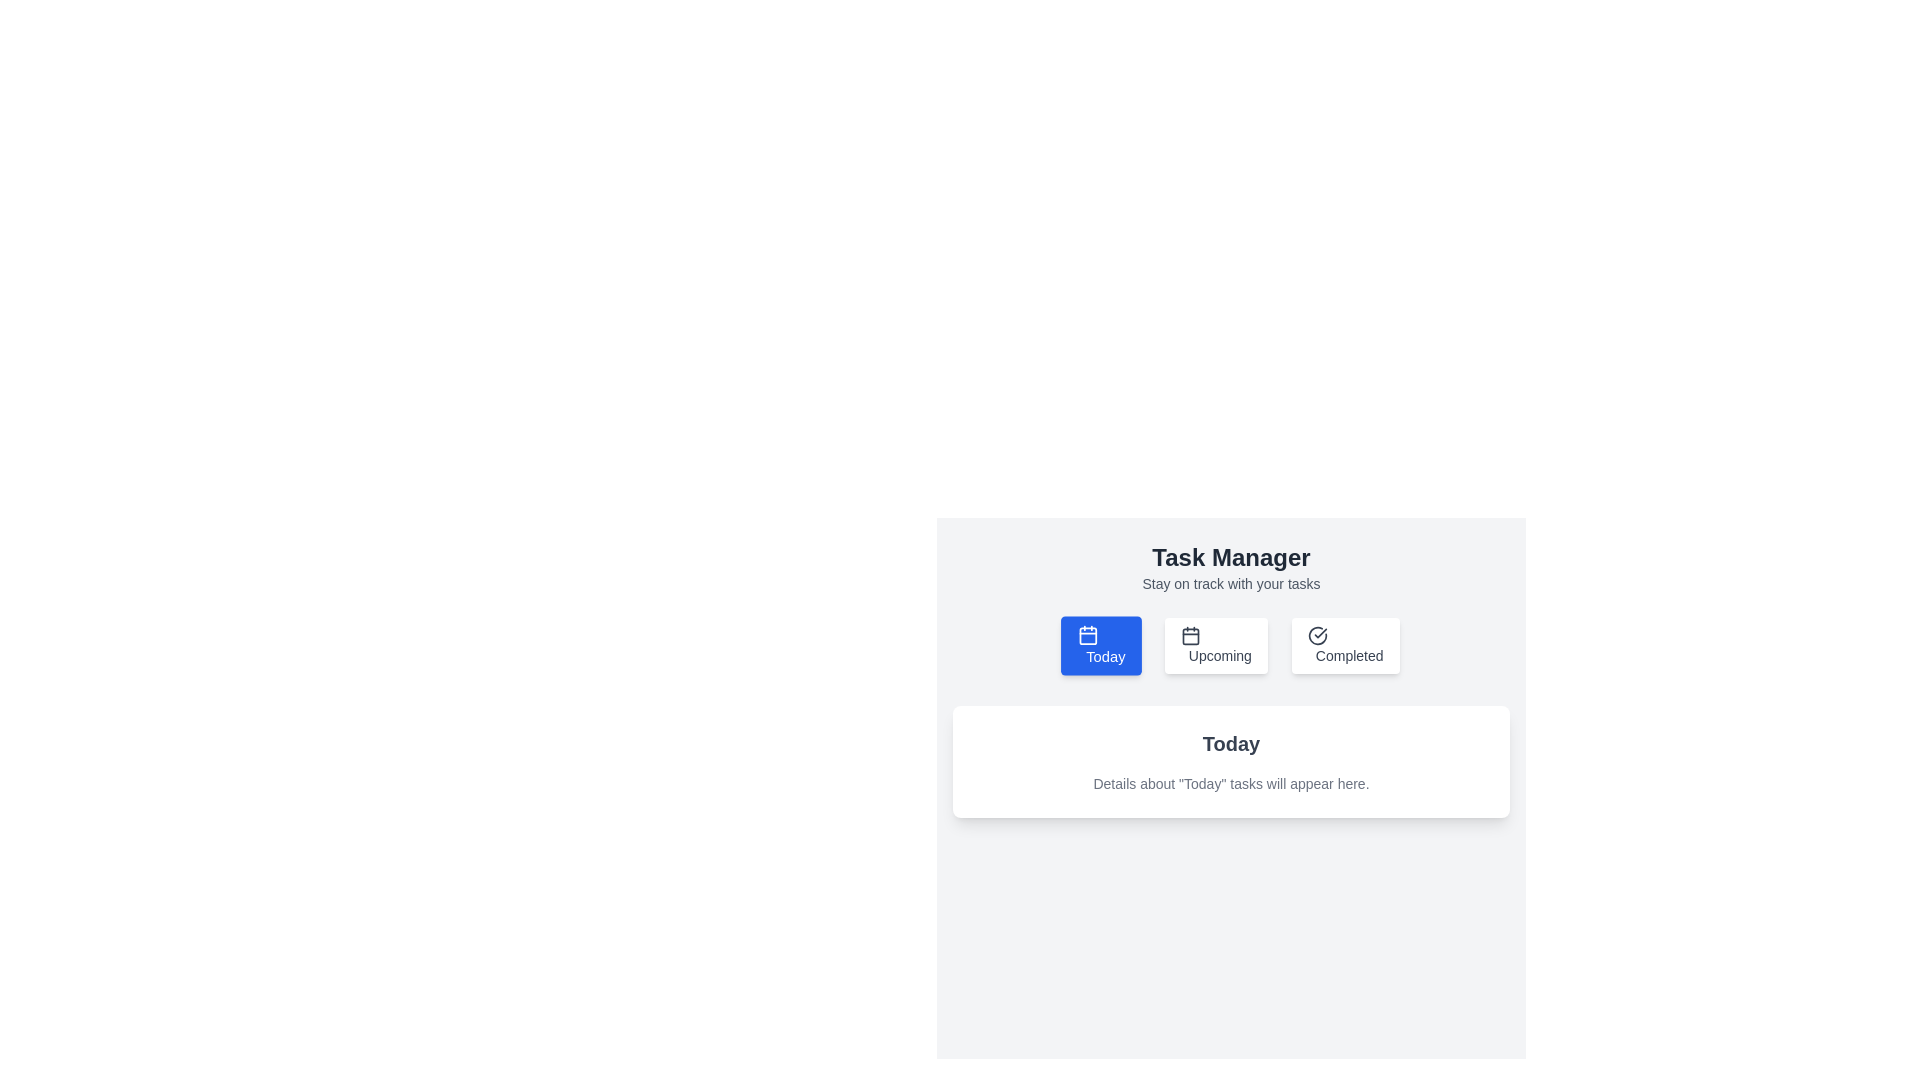 This screenshot has height=1080, width=1920. Describe the element at coordinates (1101, 645) in the screenshot. I see `the prominent 'Today' button with a blue background and white text` at that location.